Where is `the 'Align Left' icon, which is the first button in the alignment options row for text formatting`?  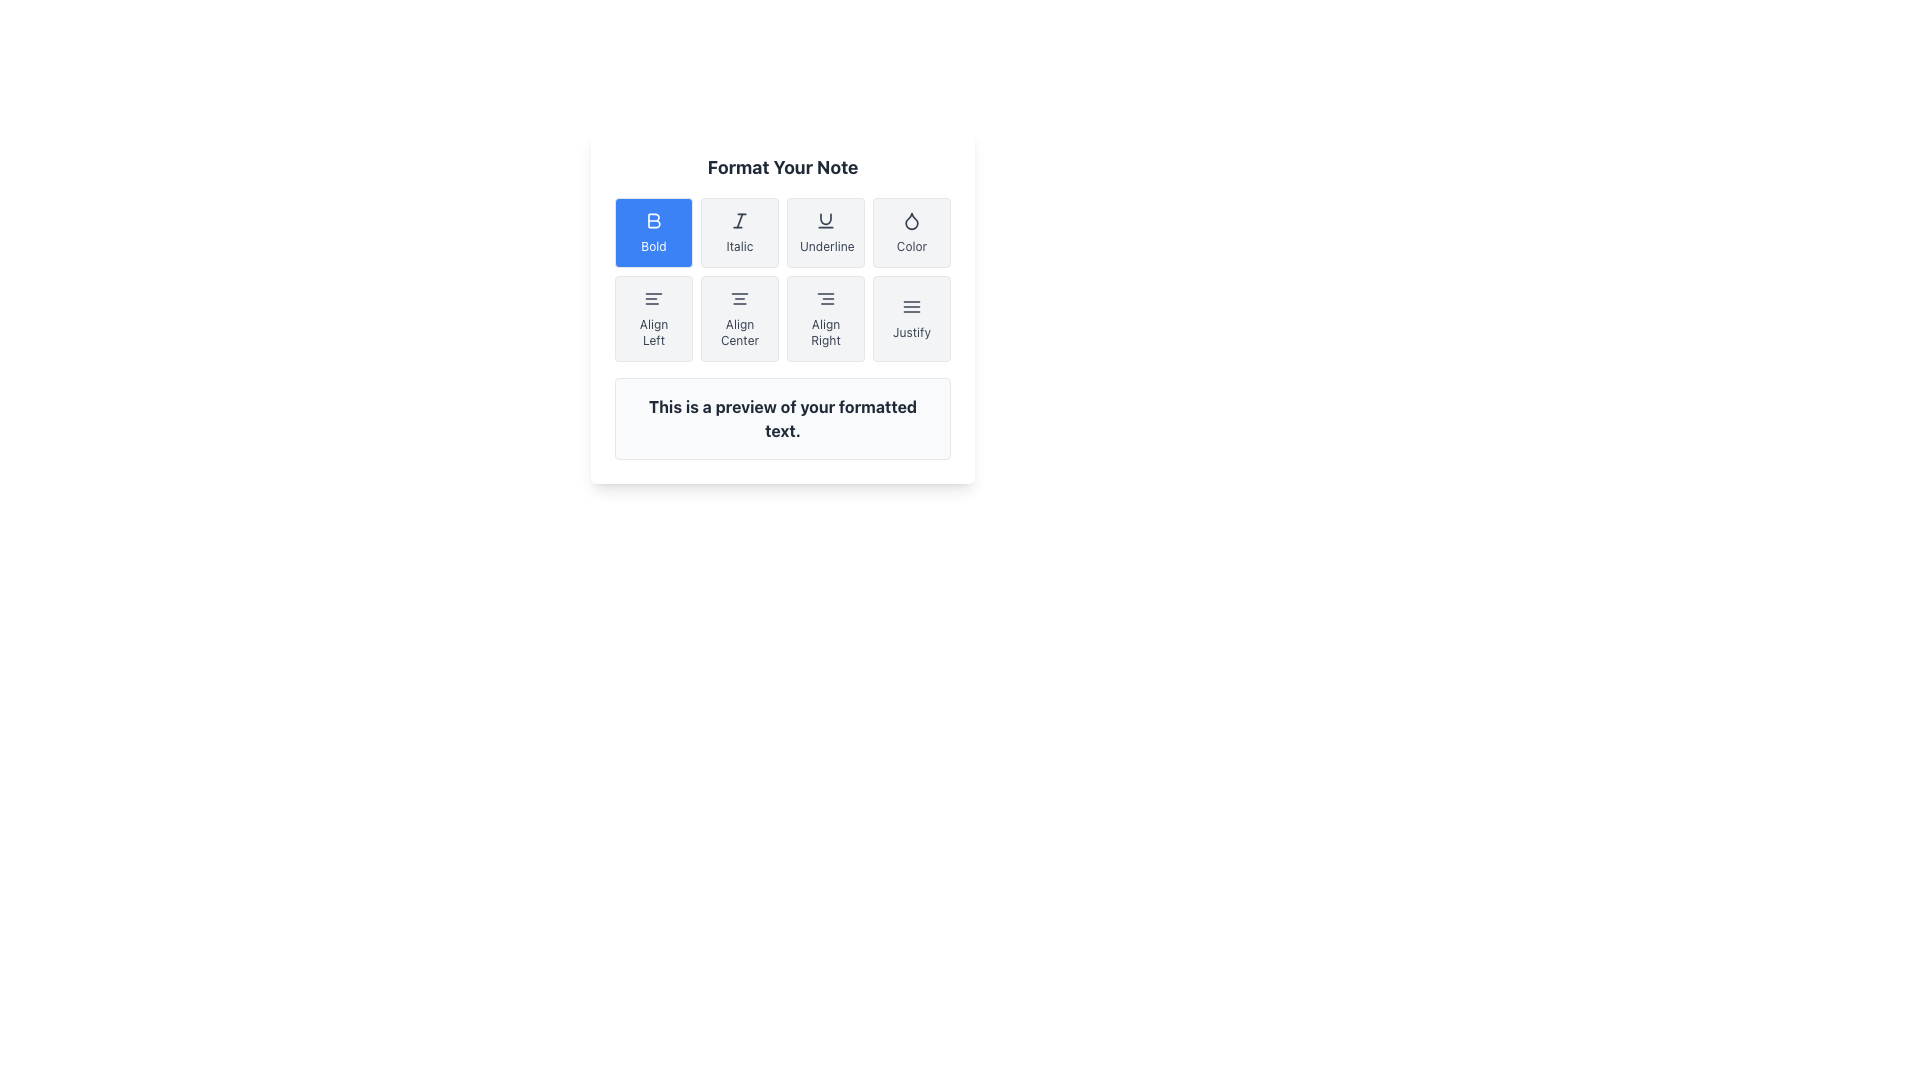 the 'Align Left' icon, which is the first button in the alignment options row for text formatting is located at coordinates (653, 299).